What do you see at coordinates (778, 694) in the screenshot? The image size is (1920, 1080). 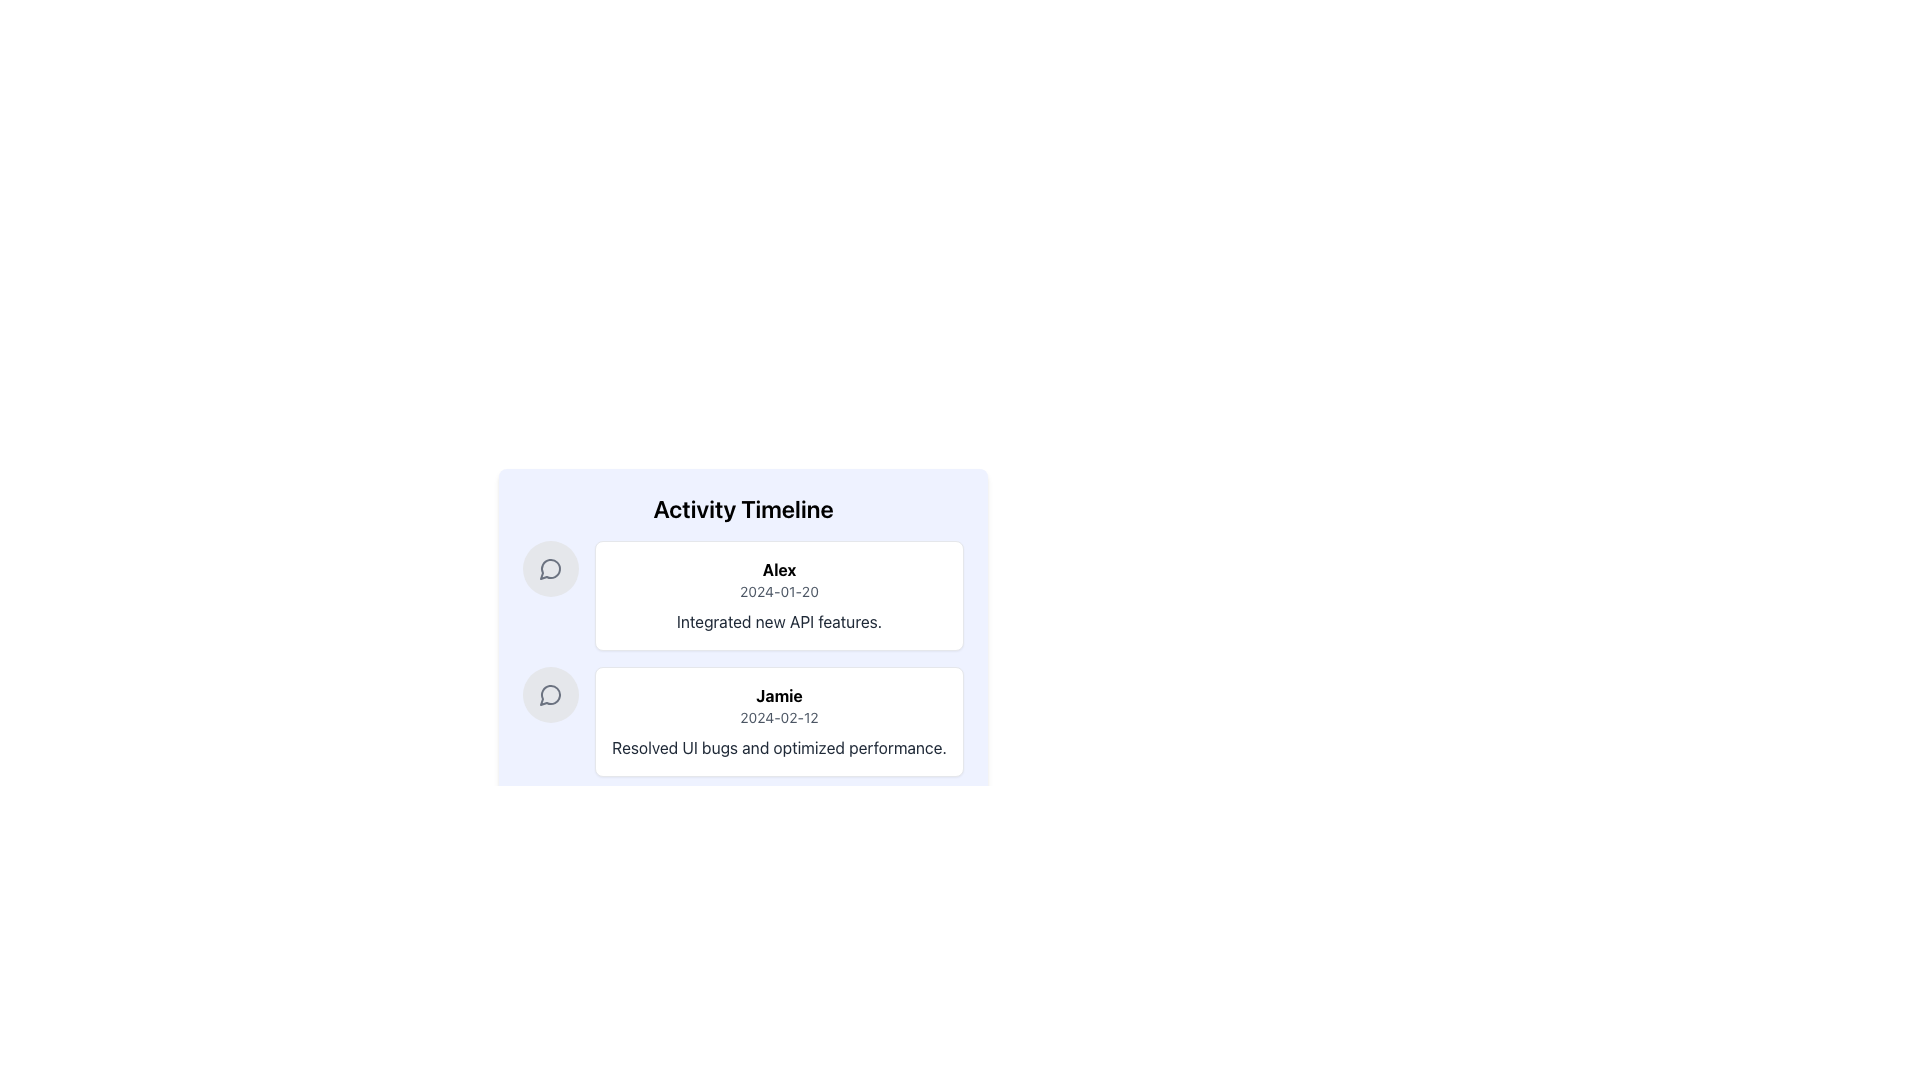 I see `the static text label that identifies a person or entity related to the activity in the second card of the activity timeline, which is located above the date and description` at bounding box center [778, 694].